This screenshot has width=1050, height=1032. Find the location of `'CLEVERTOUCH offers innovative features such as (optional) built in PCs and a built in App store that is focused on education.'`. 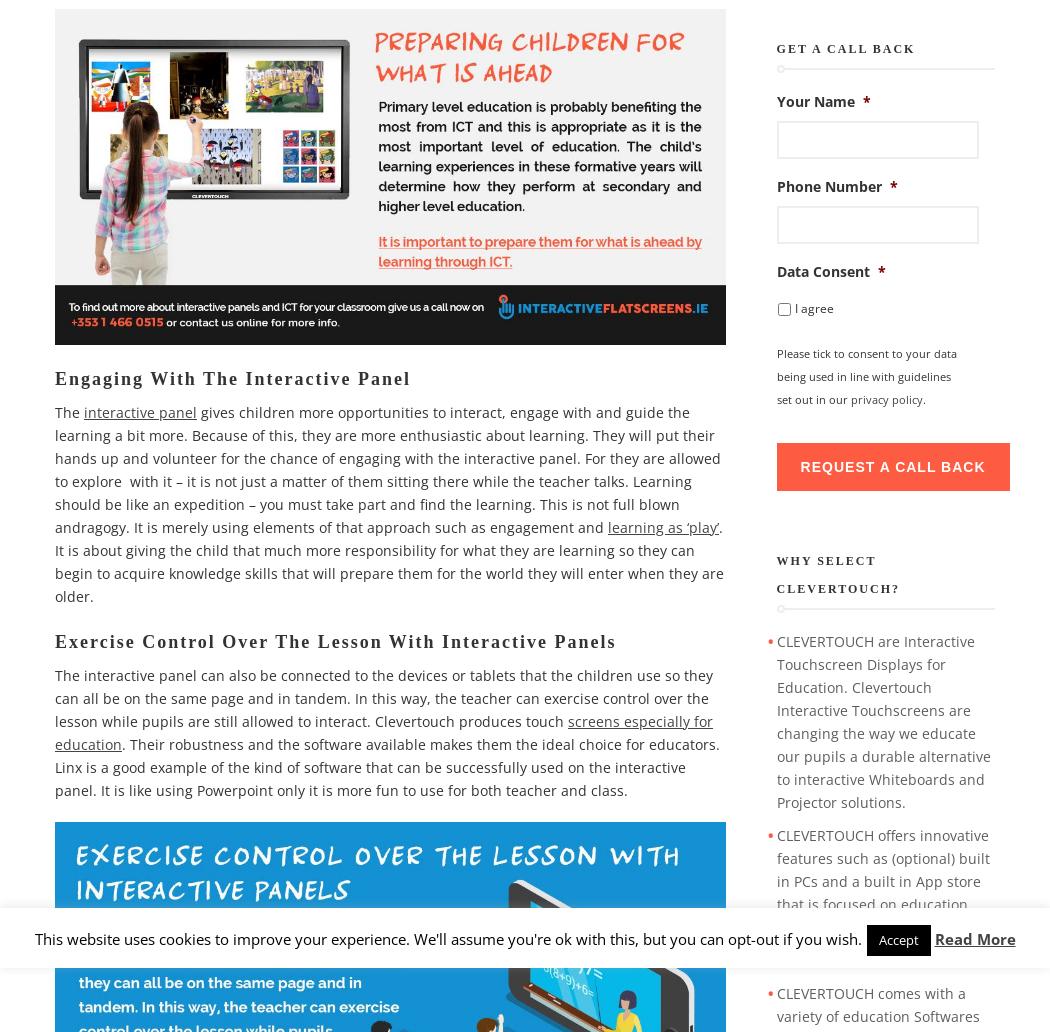

'CLEVERTOUCH offers innovative features such as (optional) built in PCs and a built in App store that is focused on education.' is located at coordinates (881, 869).